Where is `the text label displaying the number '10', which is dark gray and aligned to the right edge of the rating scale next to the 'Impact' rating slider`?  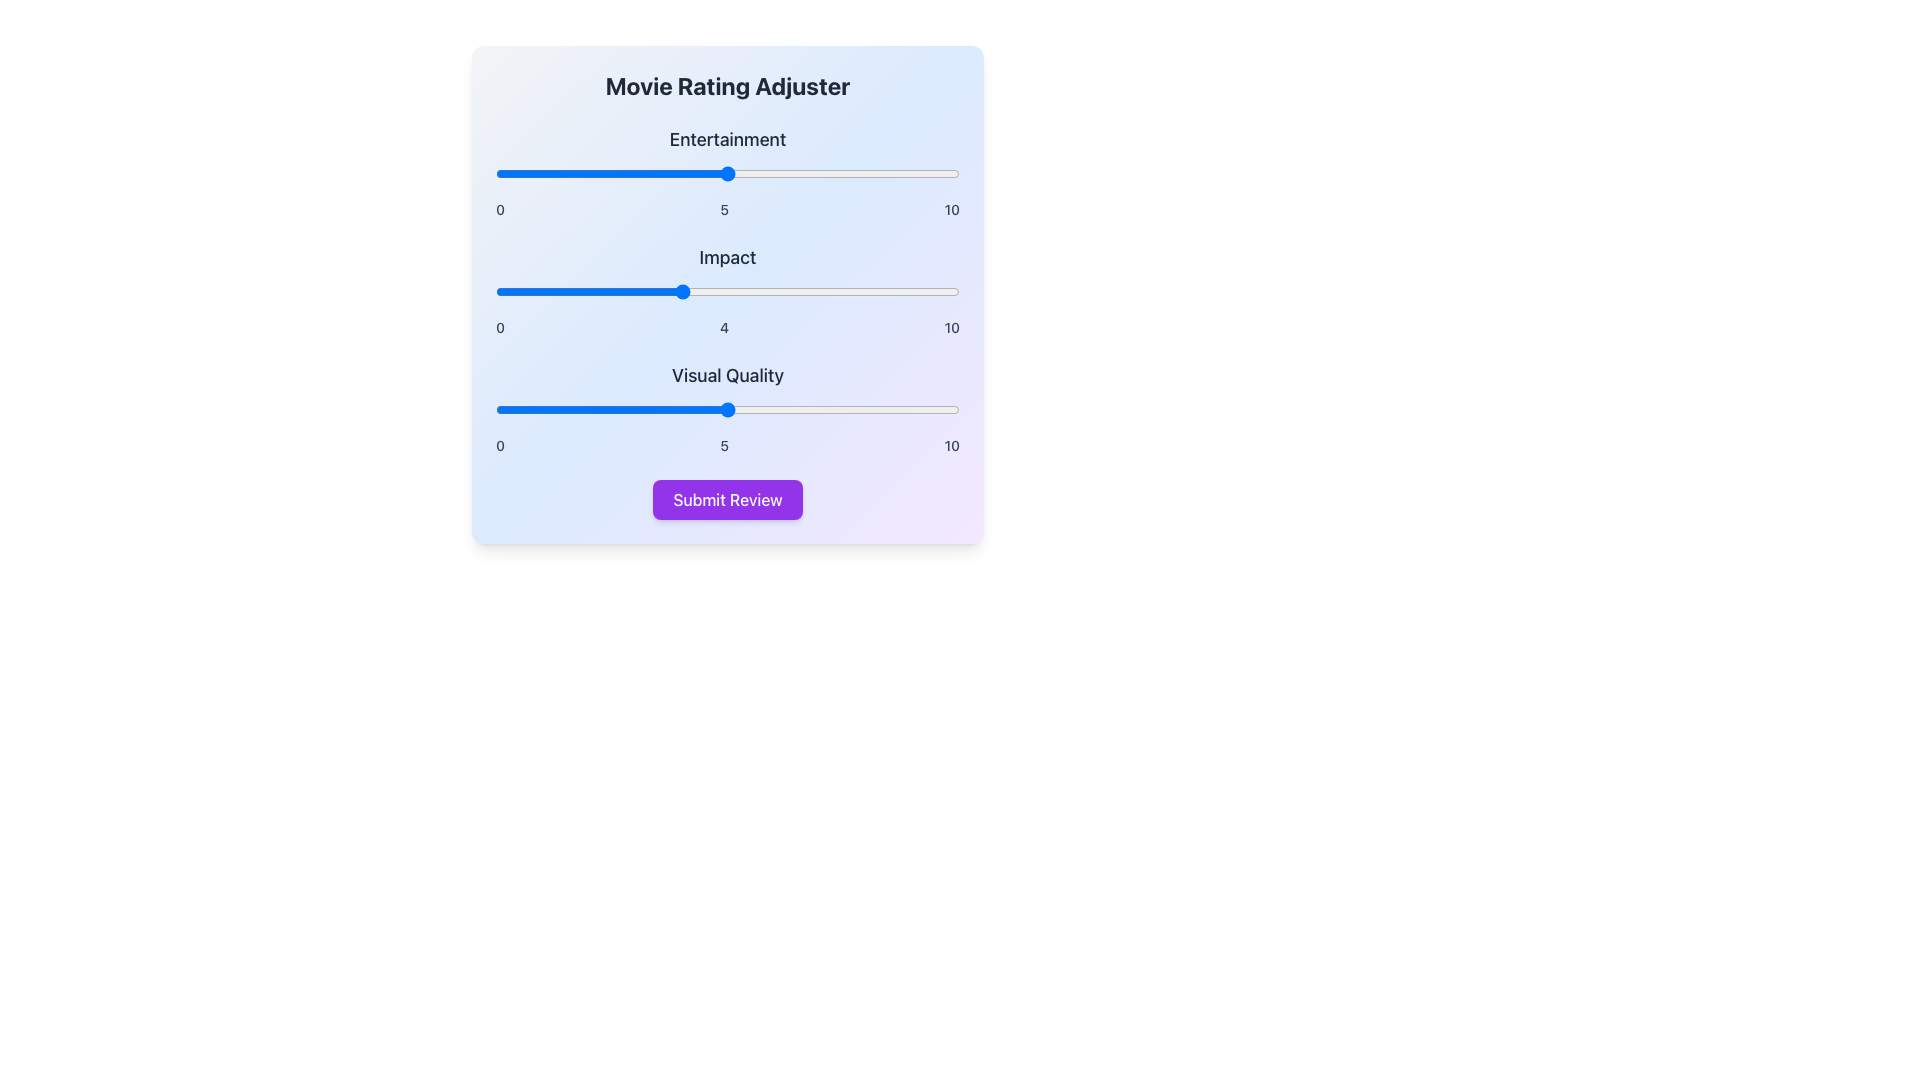
the text label displaying the number '10', which is dark gray and aligned to the right edge of the rating scale next to the 'Impact' rating slider is located at coordinates (951, 326).